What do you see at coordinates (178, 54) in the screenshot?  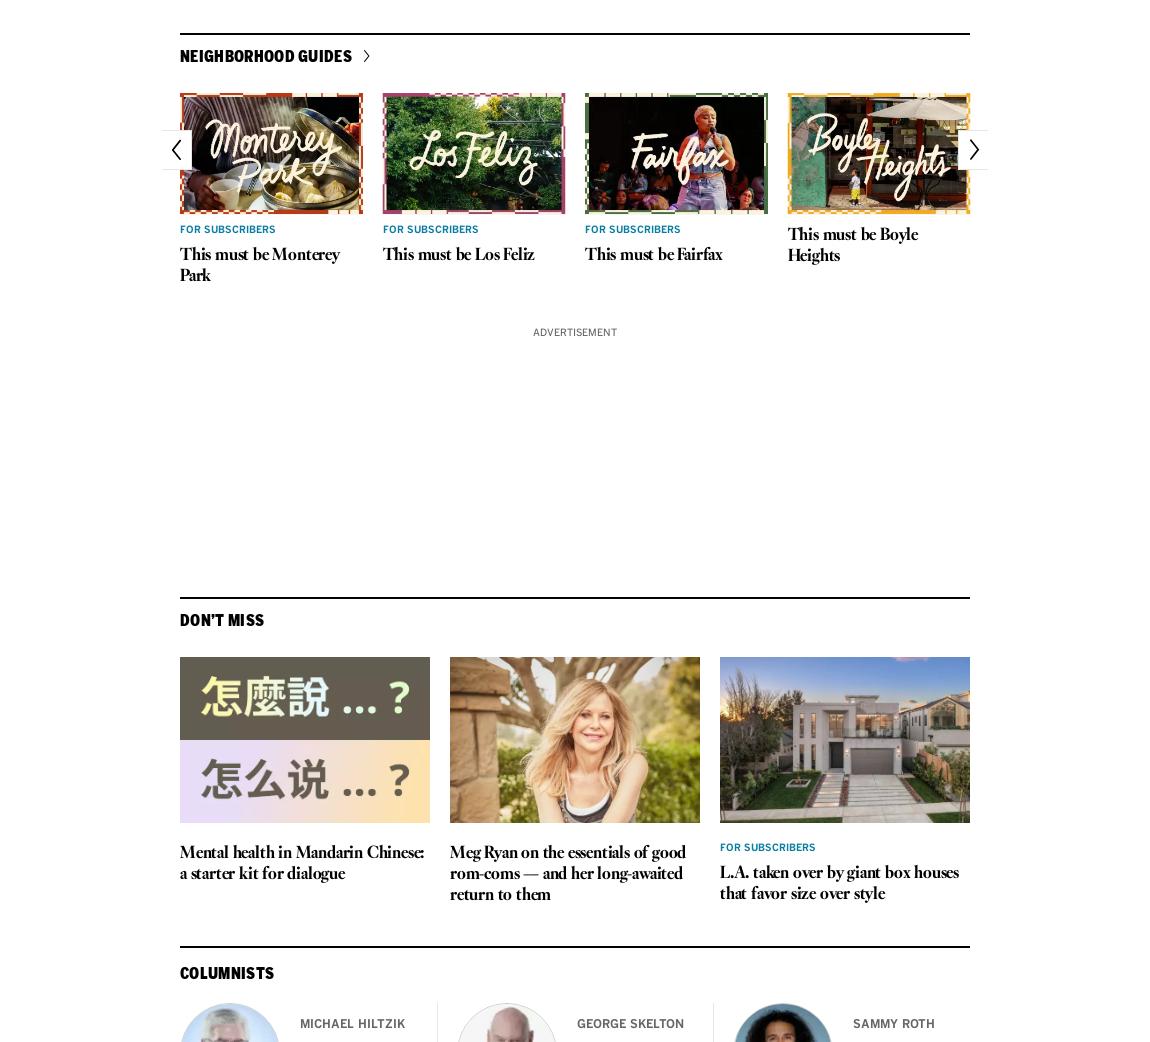 I see `'Neighborhood guides'` at bounding box center [178, 54].